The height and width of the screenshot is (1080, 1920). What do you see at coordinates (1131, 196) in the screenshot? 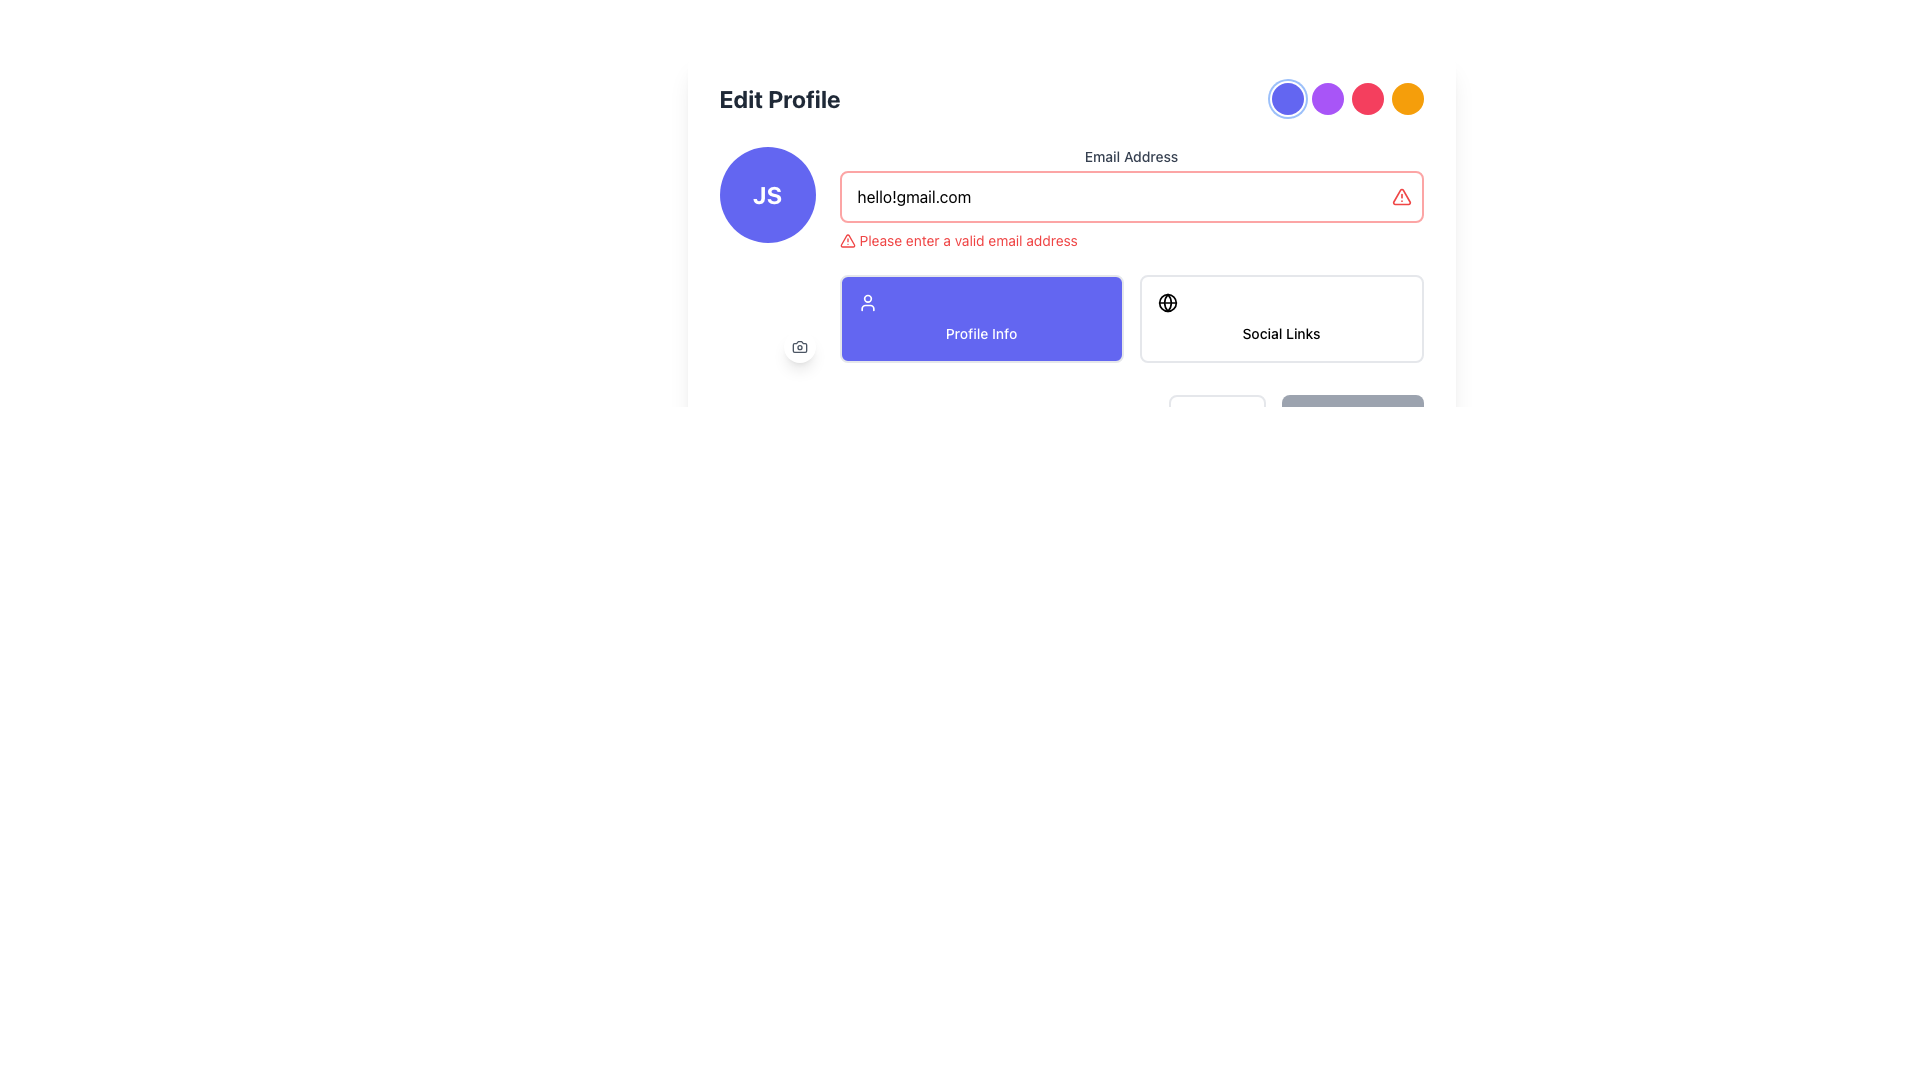
I see `inside the email input field with a red rounded border and placeholder text 'hello!gmail.com' to focus it` at bounding box center [1131, 196].